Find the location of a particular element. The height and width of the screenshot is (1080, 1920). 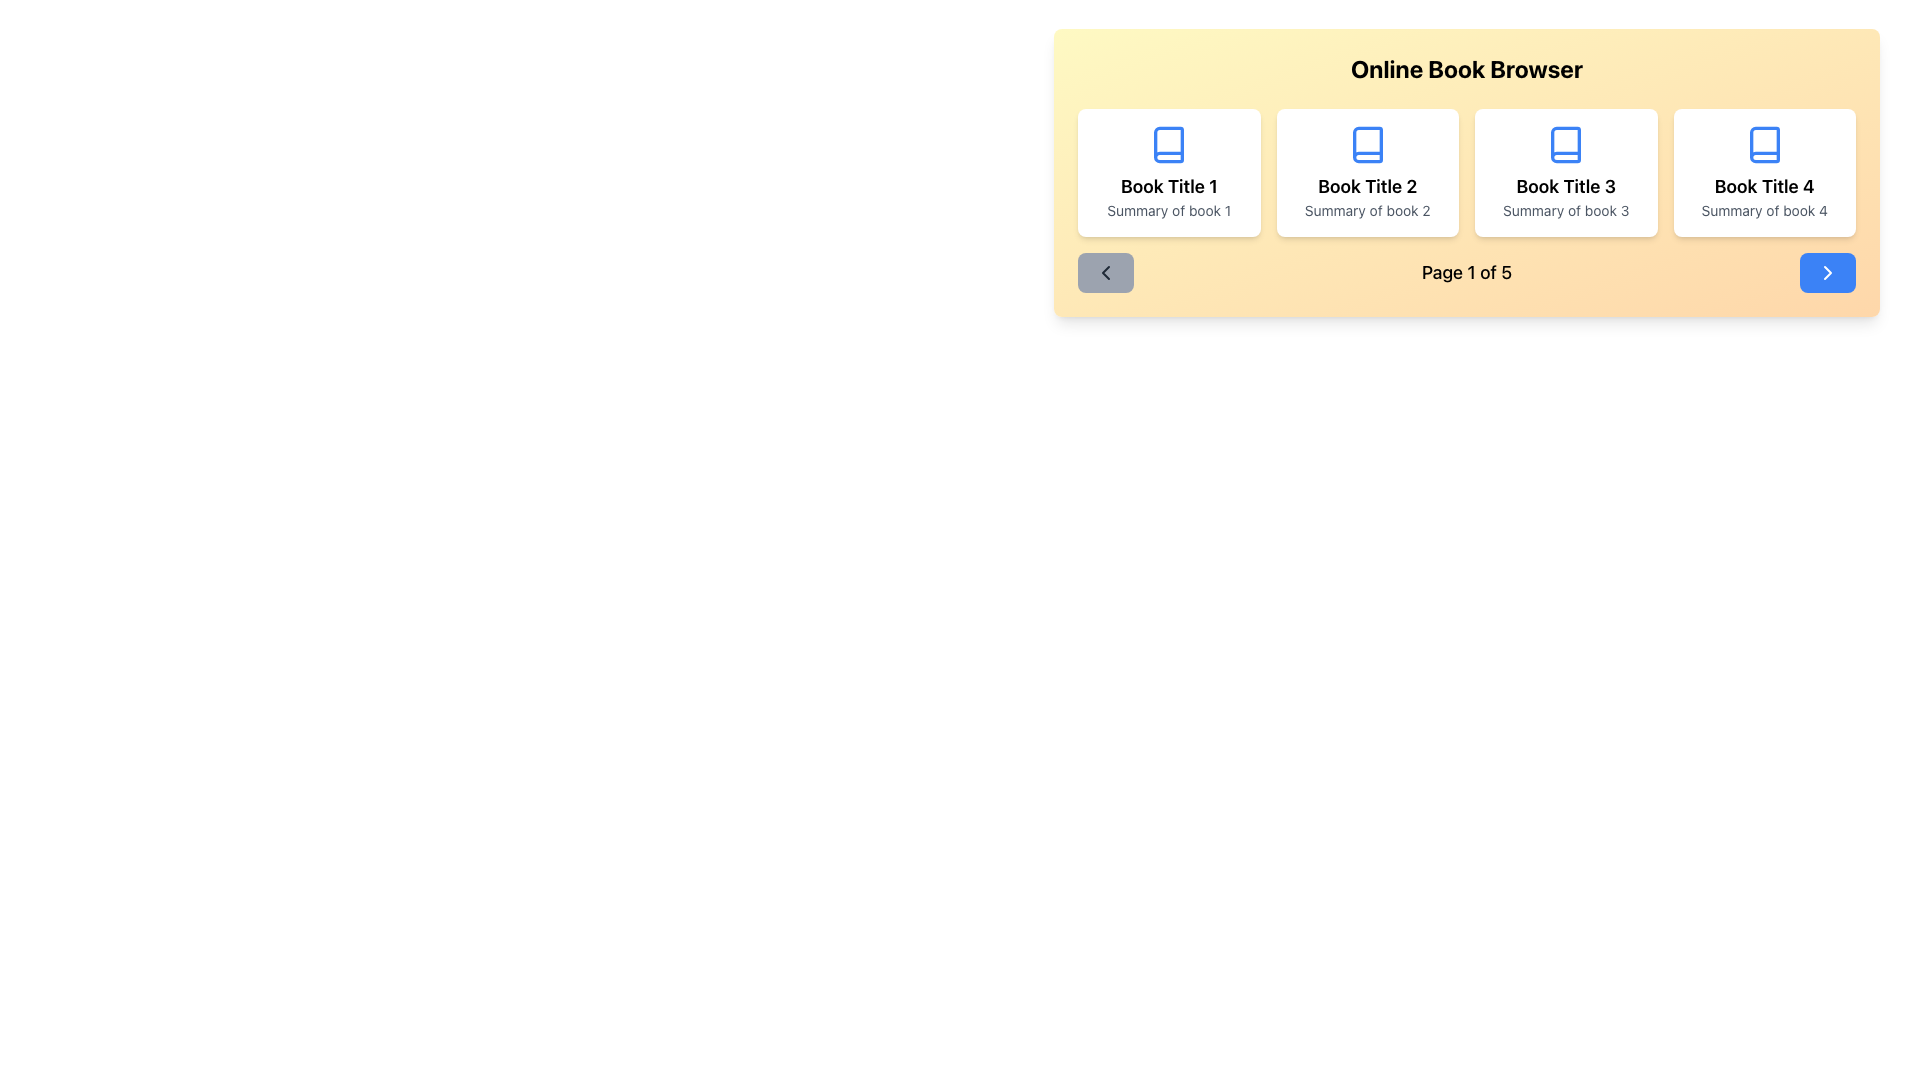

the blue book cover outline icon located within the 'Book Title 1' card in the 'Online Book Browser' is located at coordinates (1169, 144).